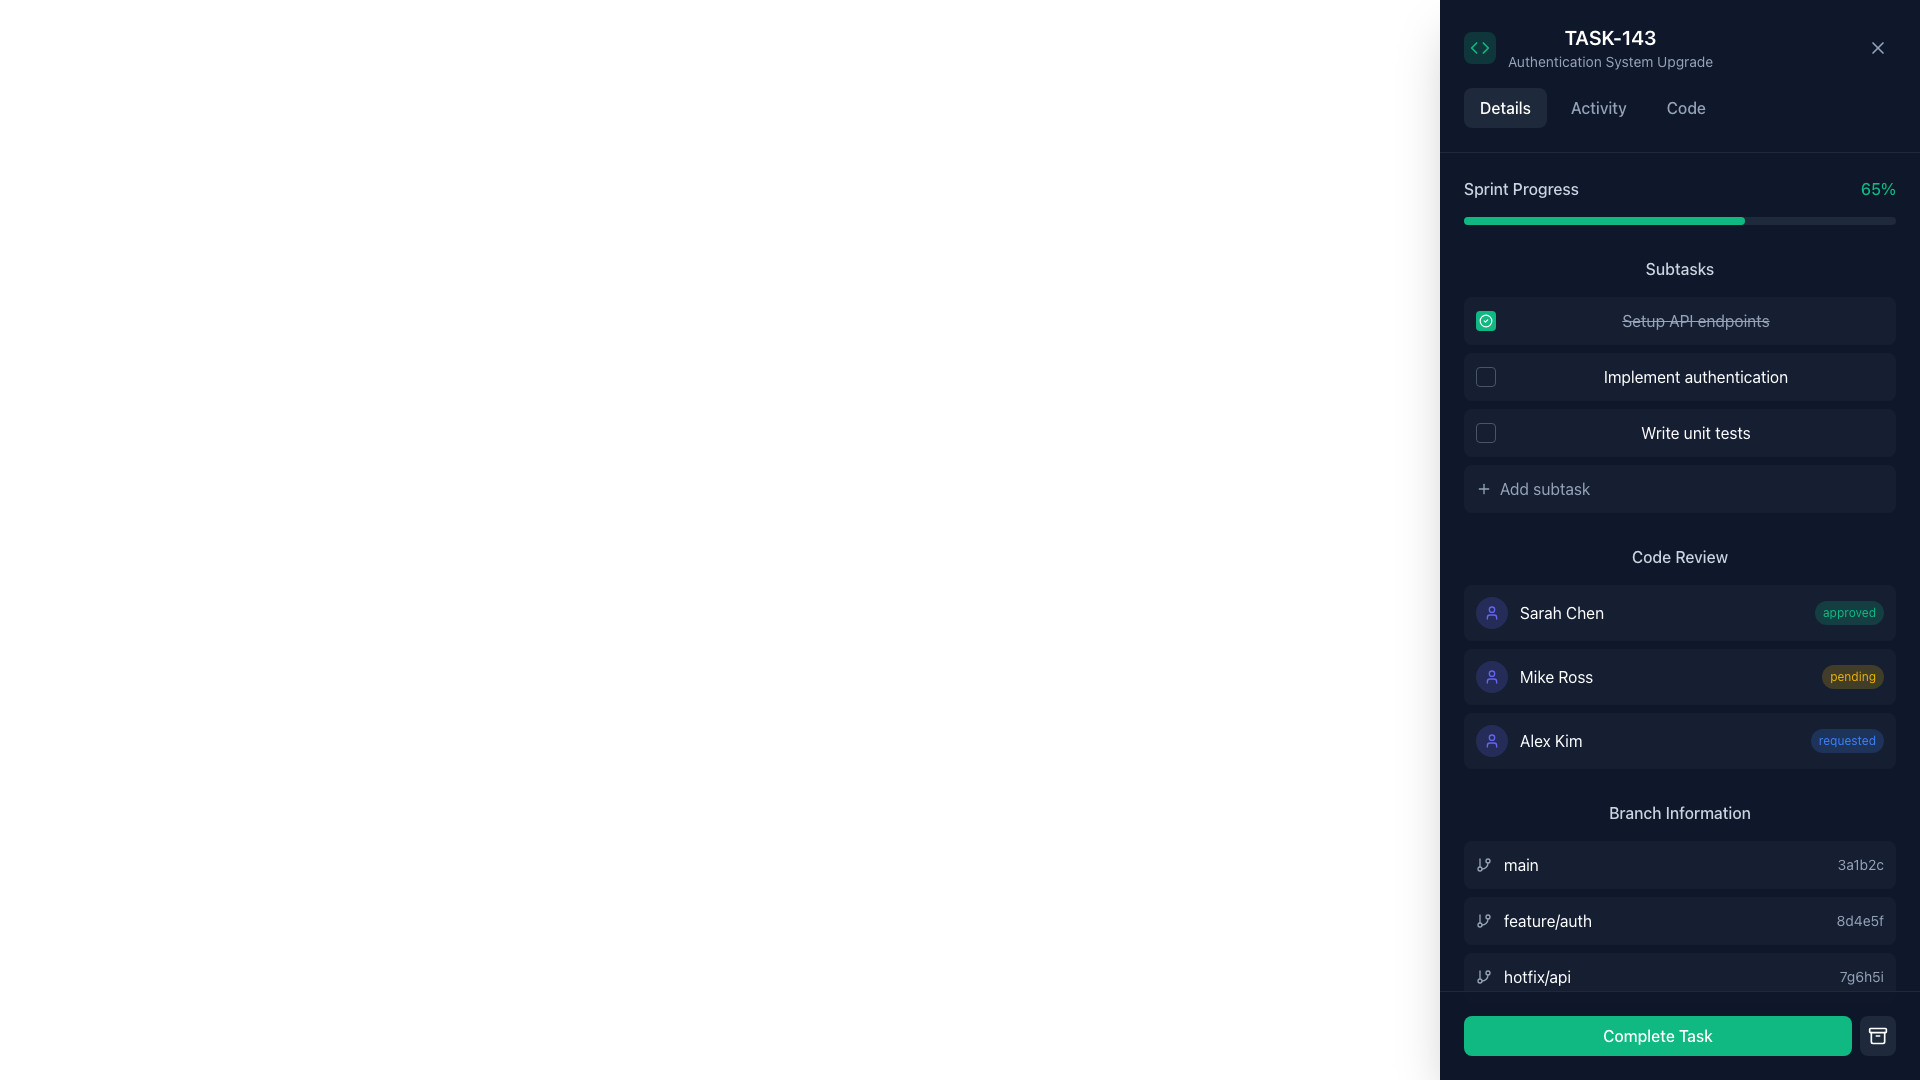 The image size is (1920, 1080). What do you see at coordinates (1492, 740) in the screenshot?
I see `the user avatar or profile icon, which is a circular indigo icon with a user silhouette, located next to the 'Alex Kim' text in the 'Code Review' section` at bounding box center [1492, 740].